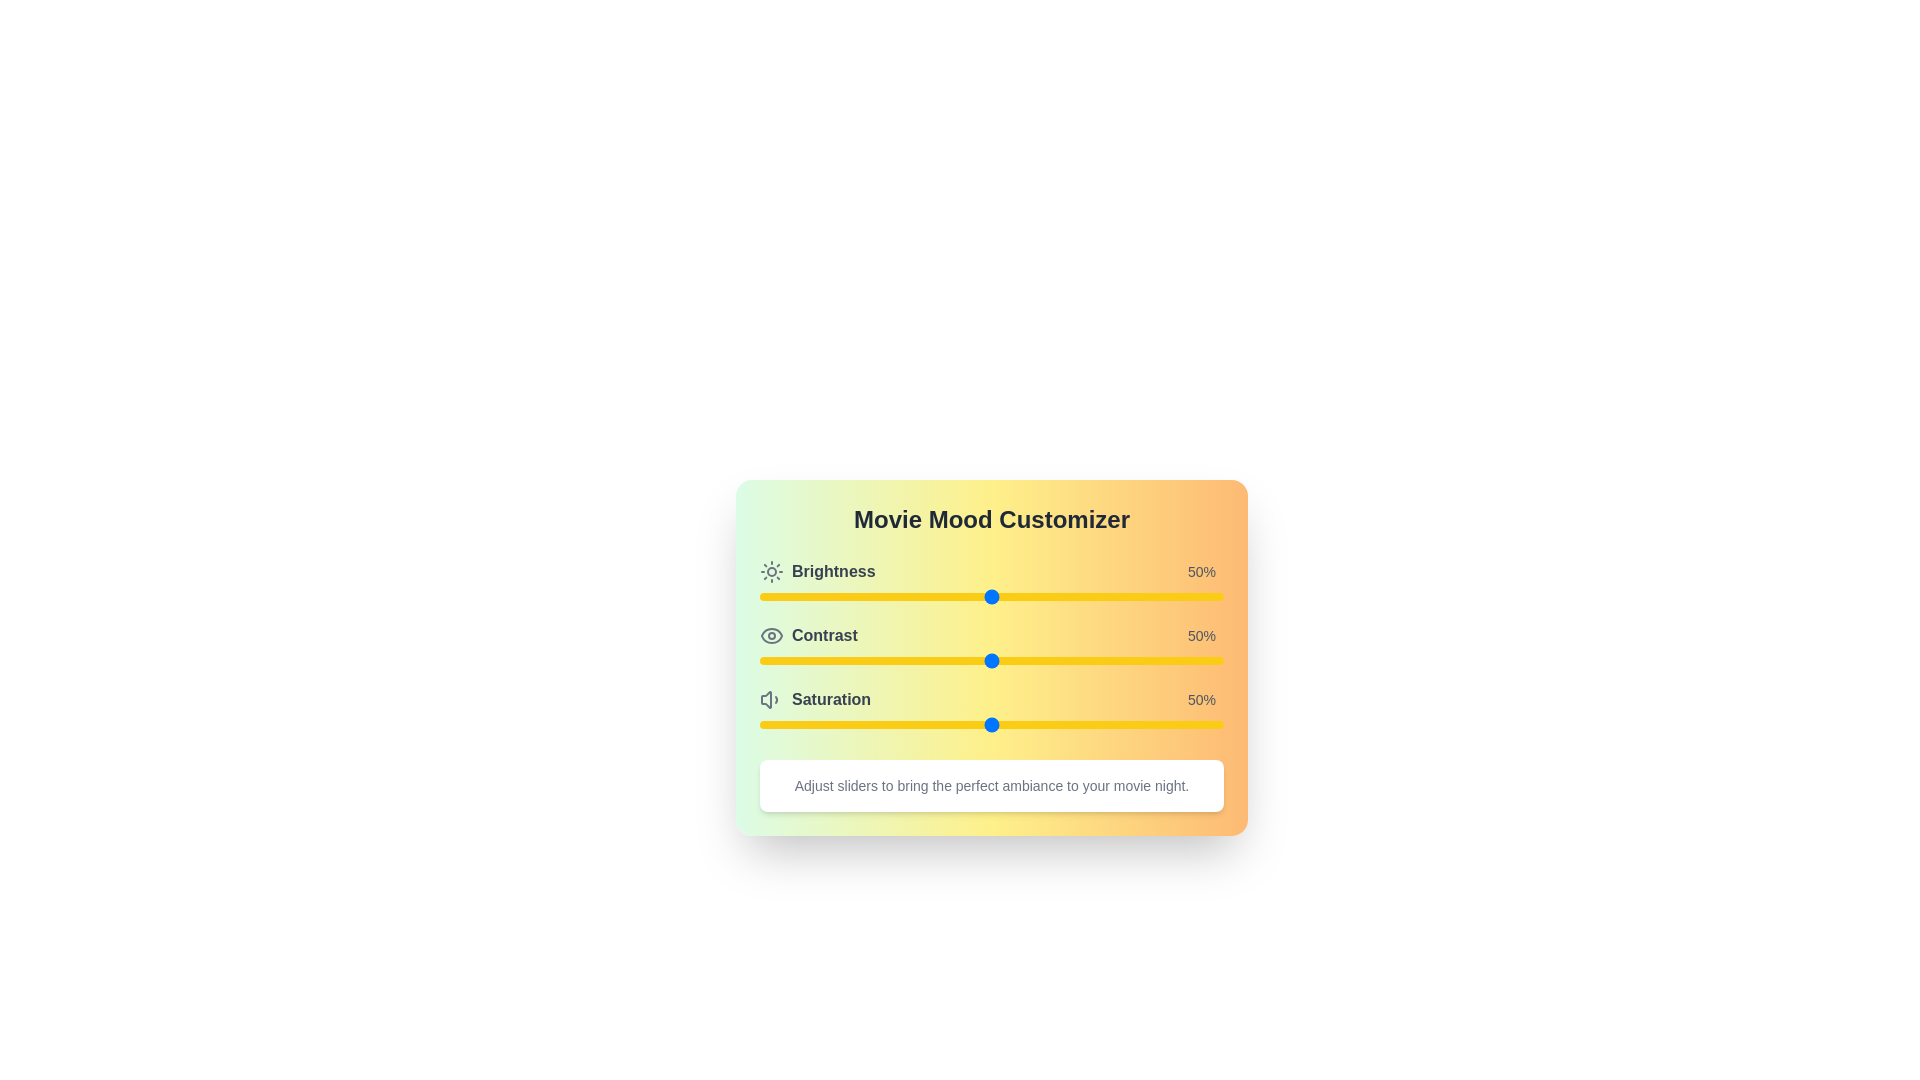  I want to click on the slider, so click(1019, 725).